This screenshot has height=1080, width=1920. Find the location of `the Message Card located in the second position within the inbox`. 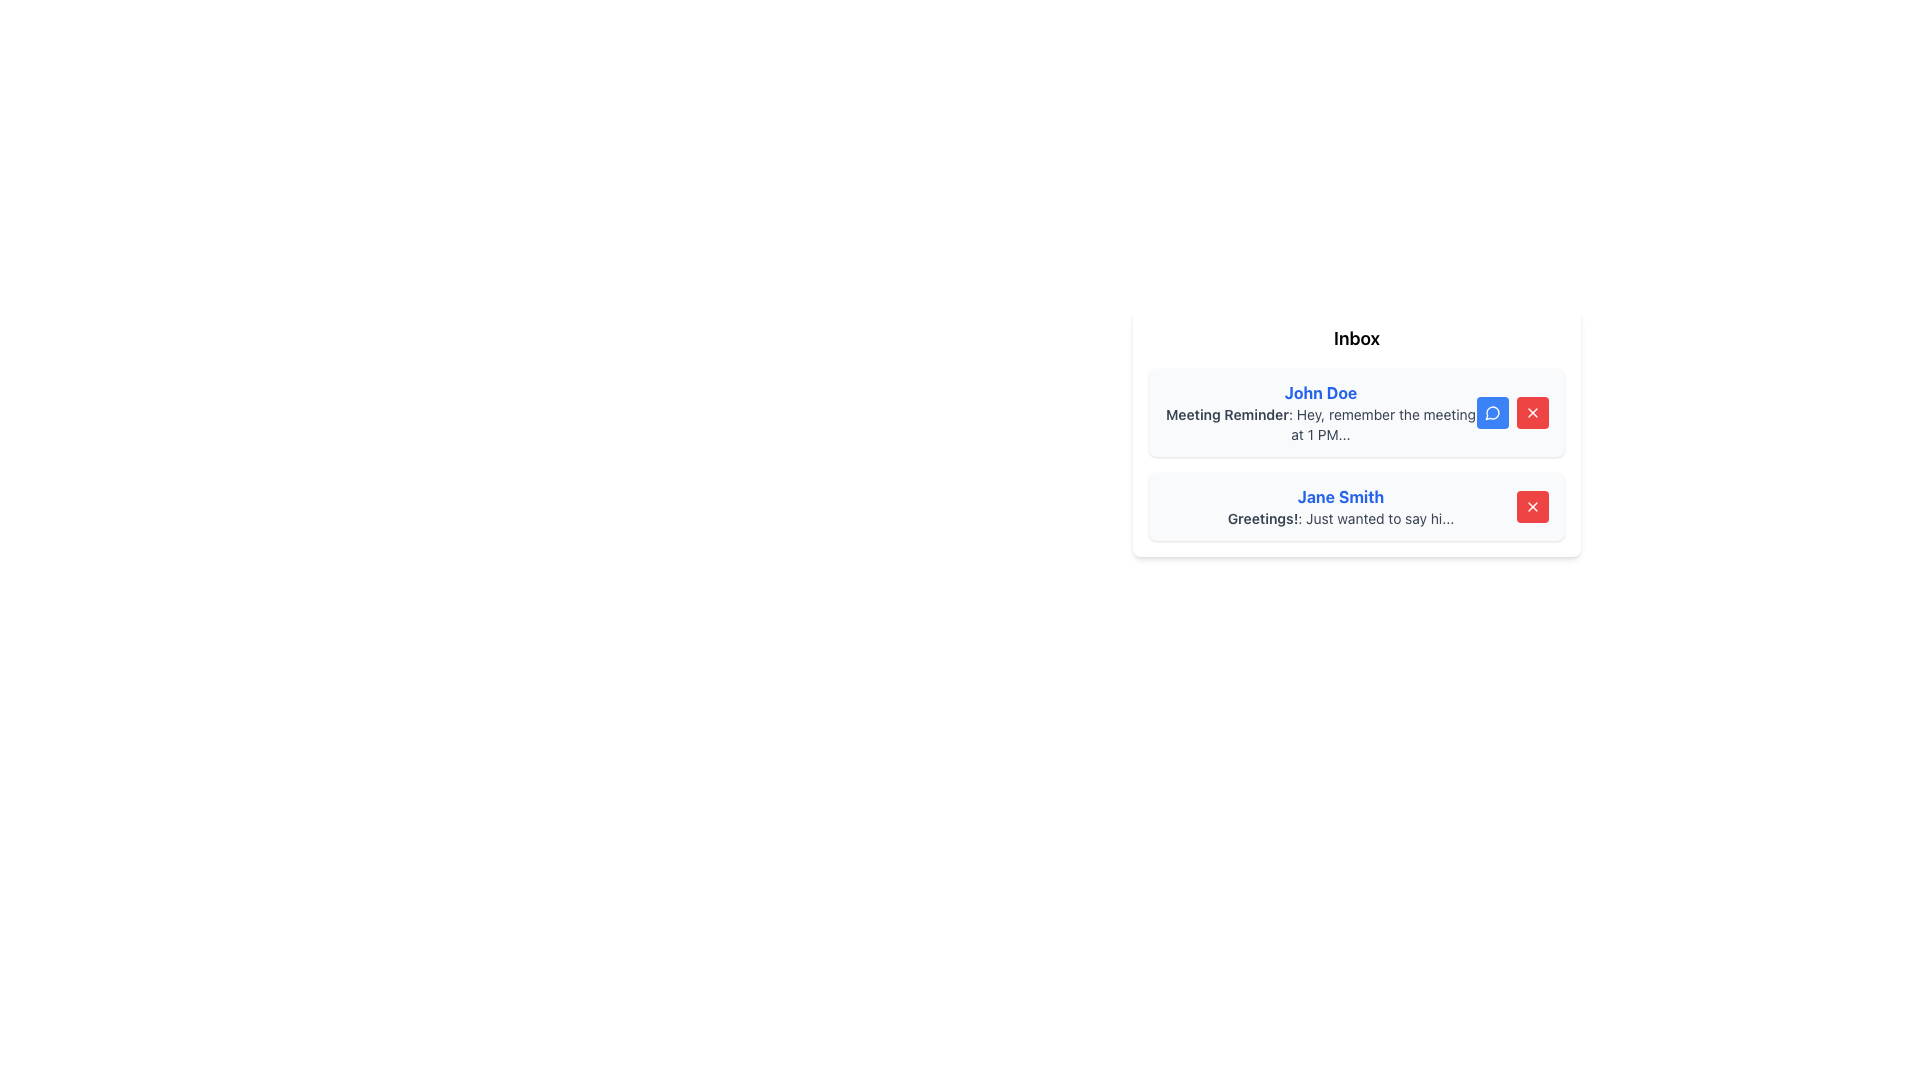

the Message Card located in the second position within the inbox is located at coordinates (1357, 505).